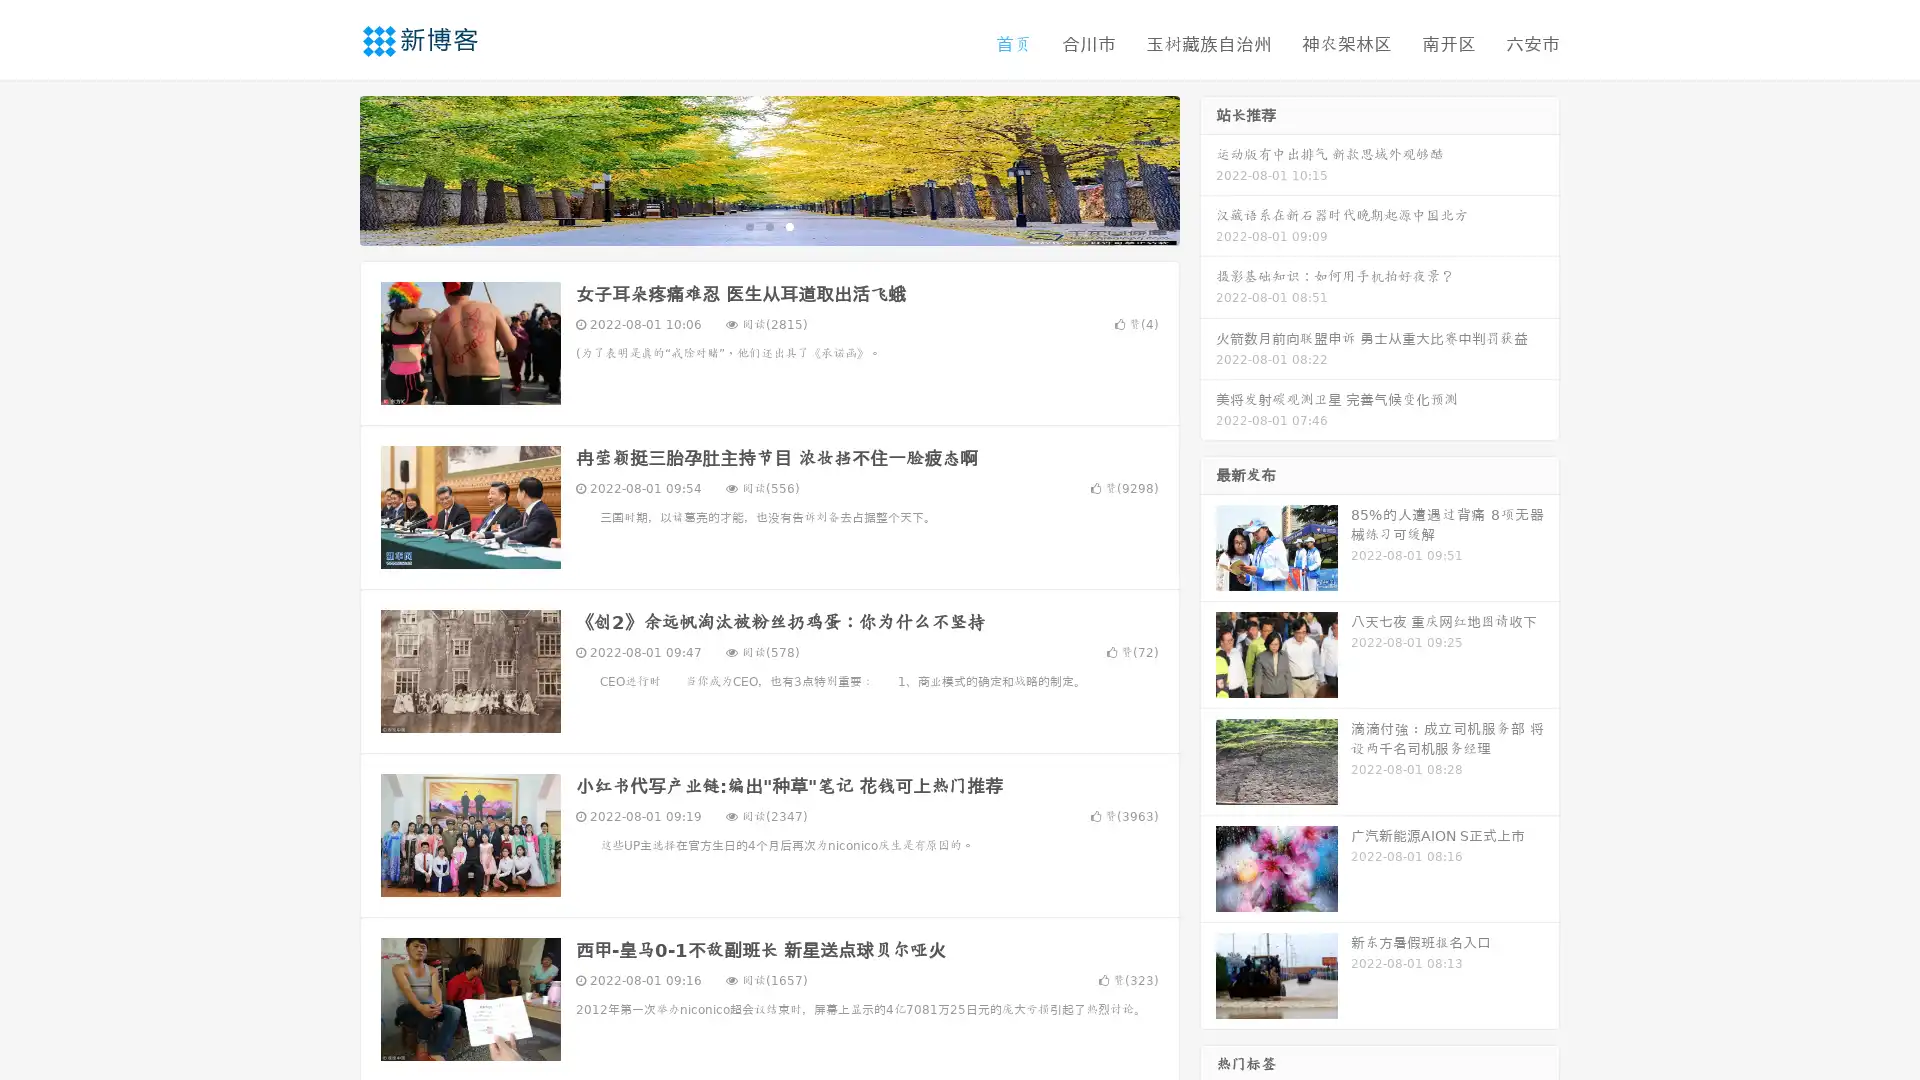  I want to click on Go to slide 3, so click(789, 225).